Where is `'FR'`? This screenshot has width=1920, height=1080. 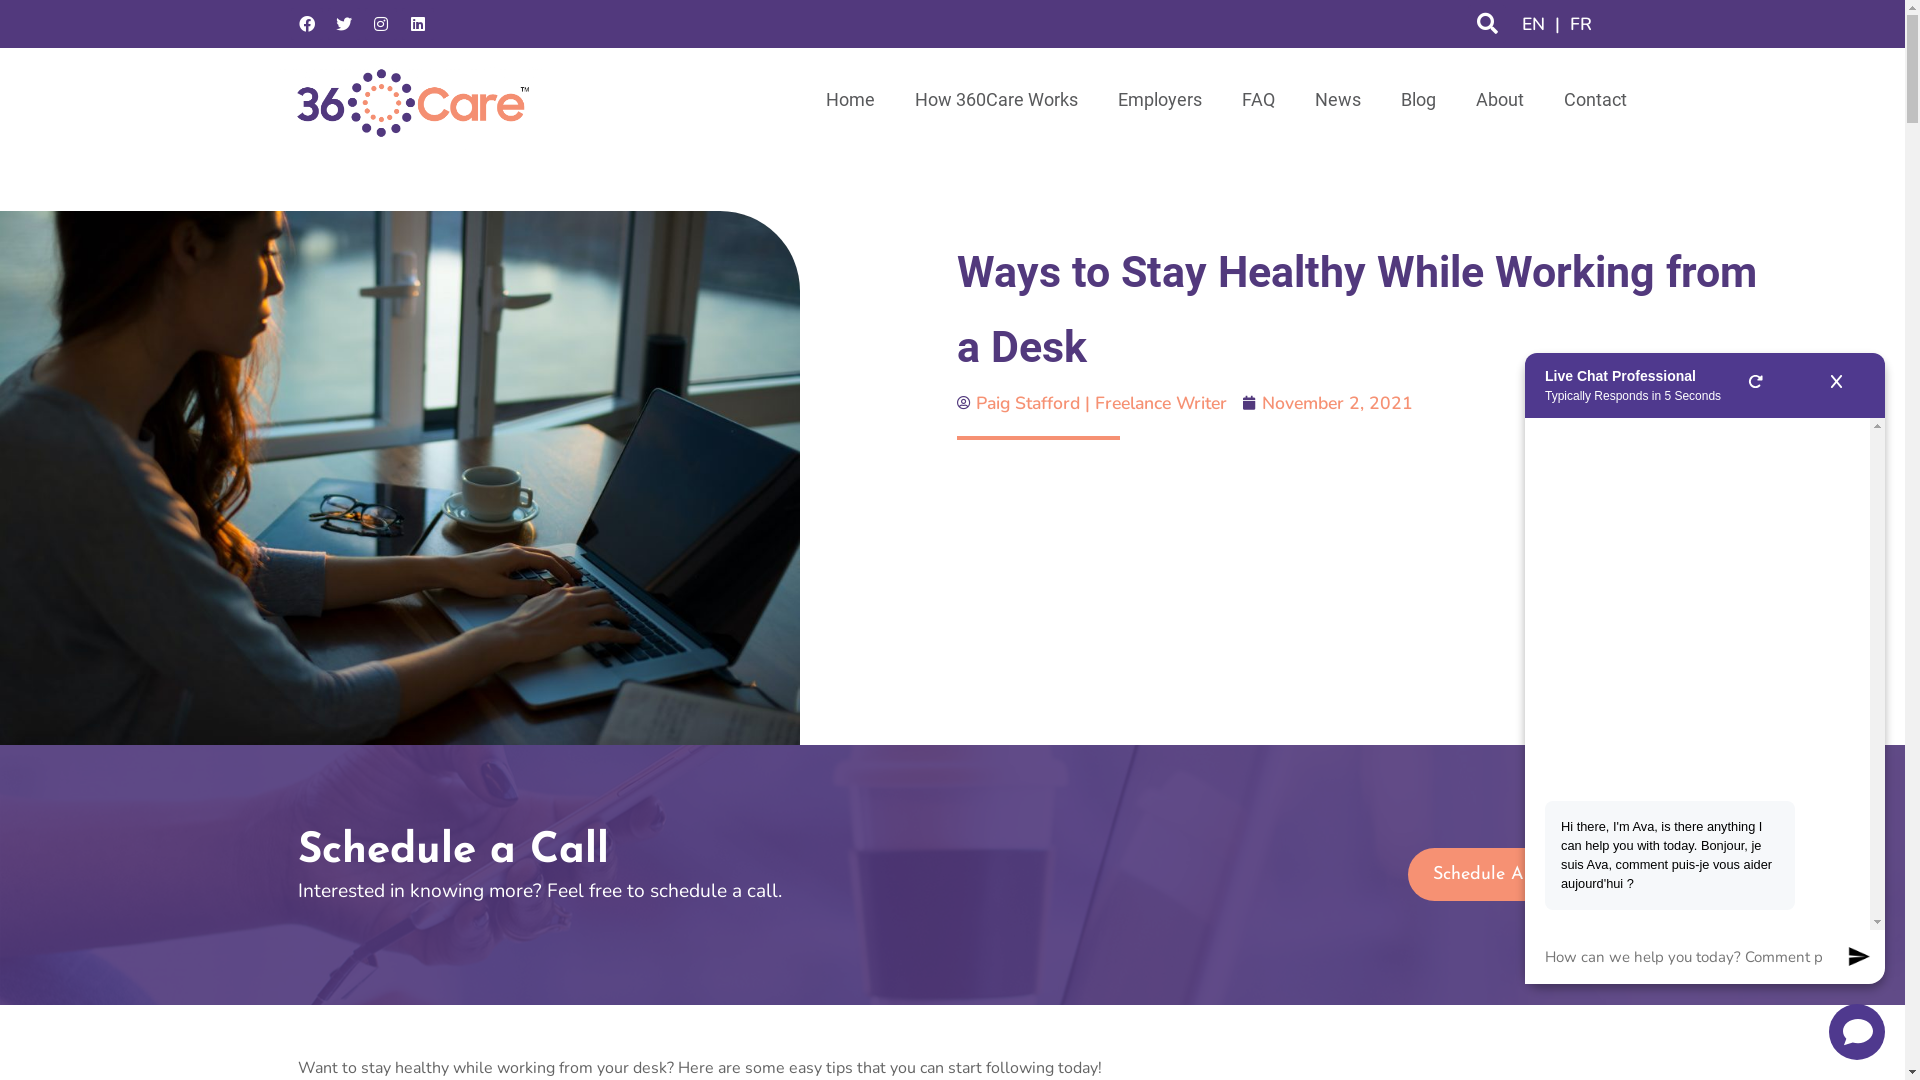
'FR' is located at coordinates (1579, 23).